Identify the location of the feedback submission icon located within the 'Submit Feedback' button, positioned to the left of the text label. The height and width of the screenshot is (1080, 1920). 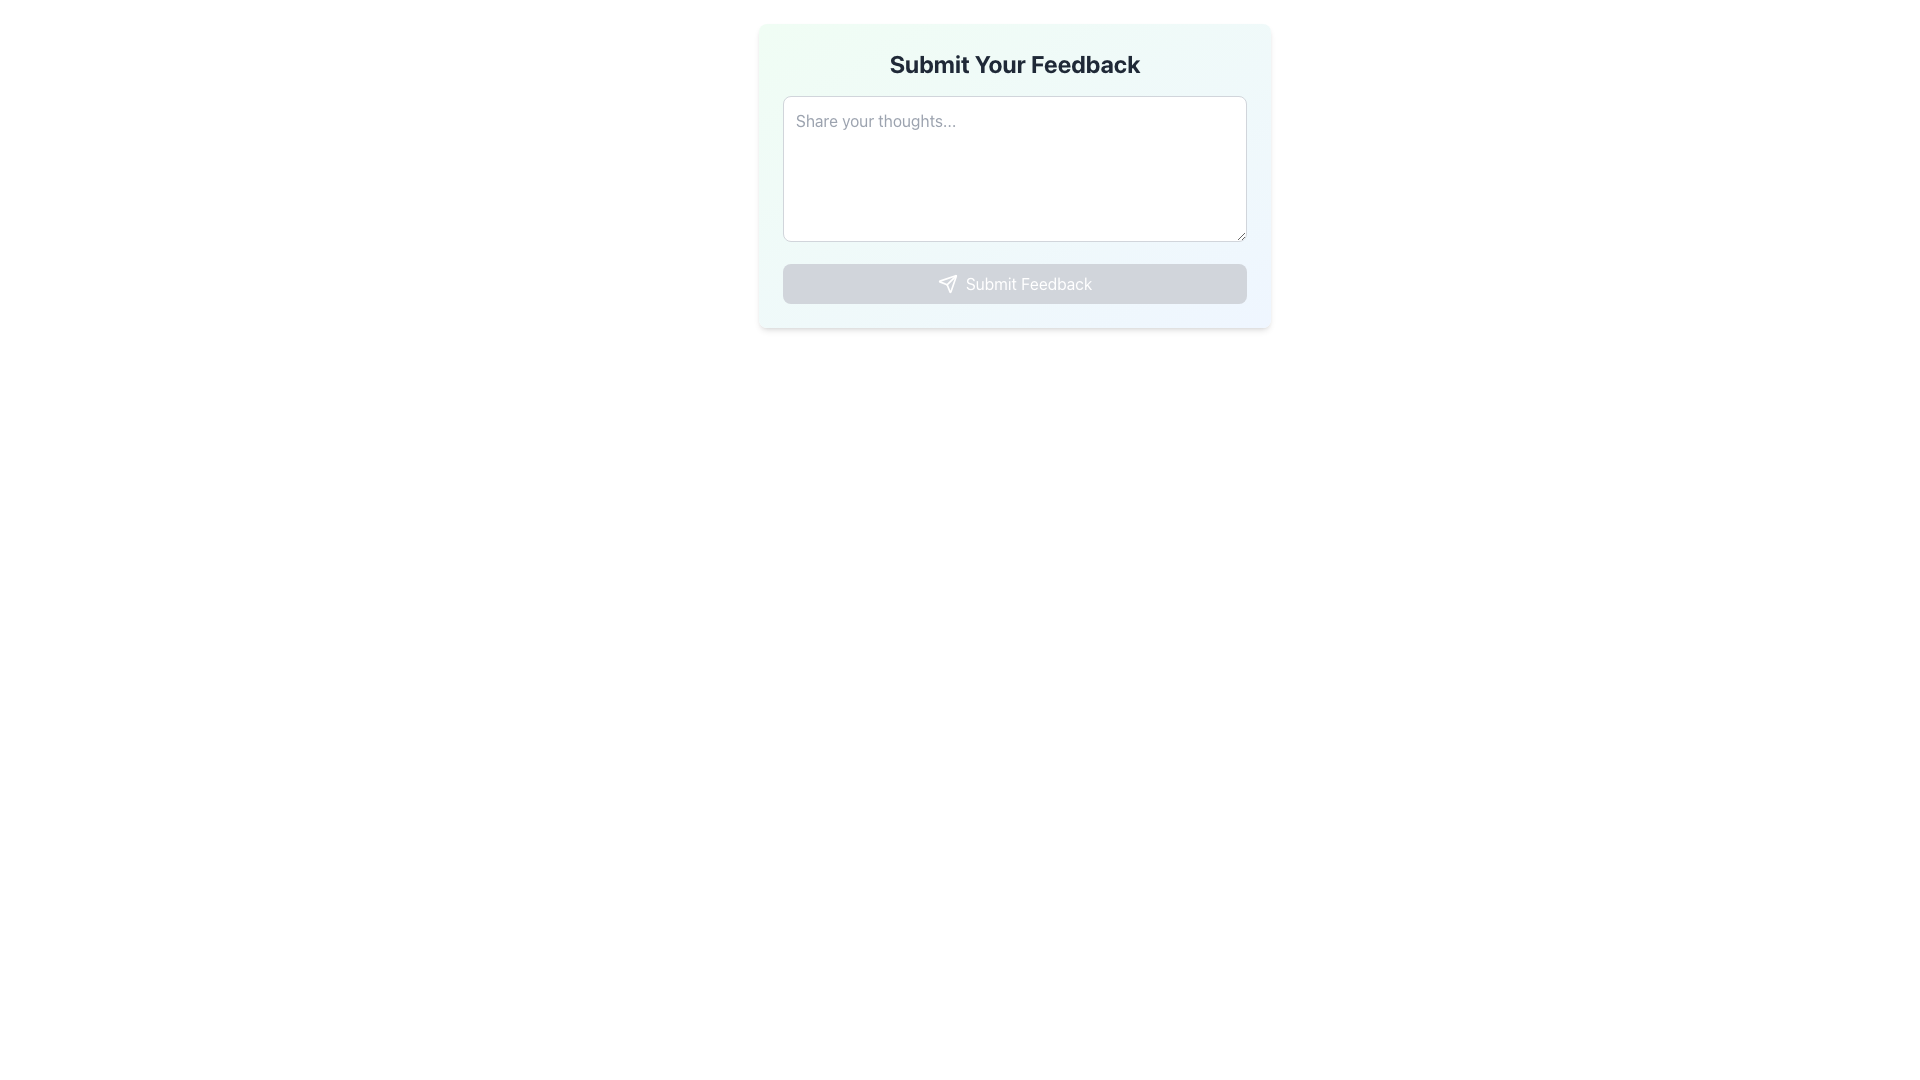
(946, 284).